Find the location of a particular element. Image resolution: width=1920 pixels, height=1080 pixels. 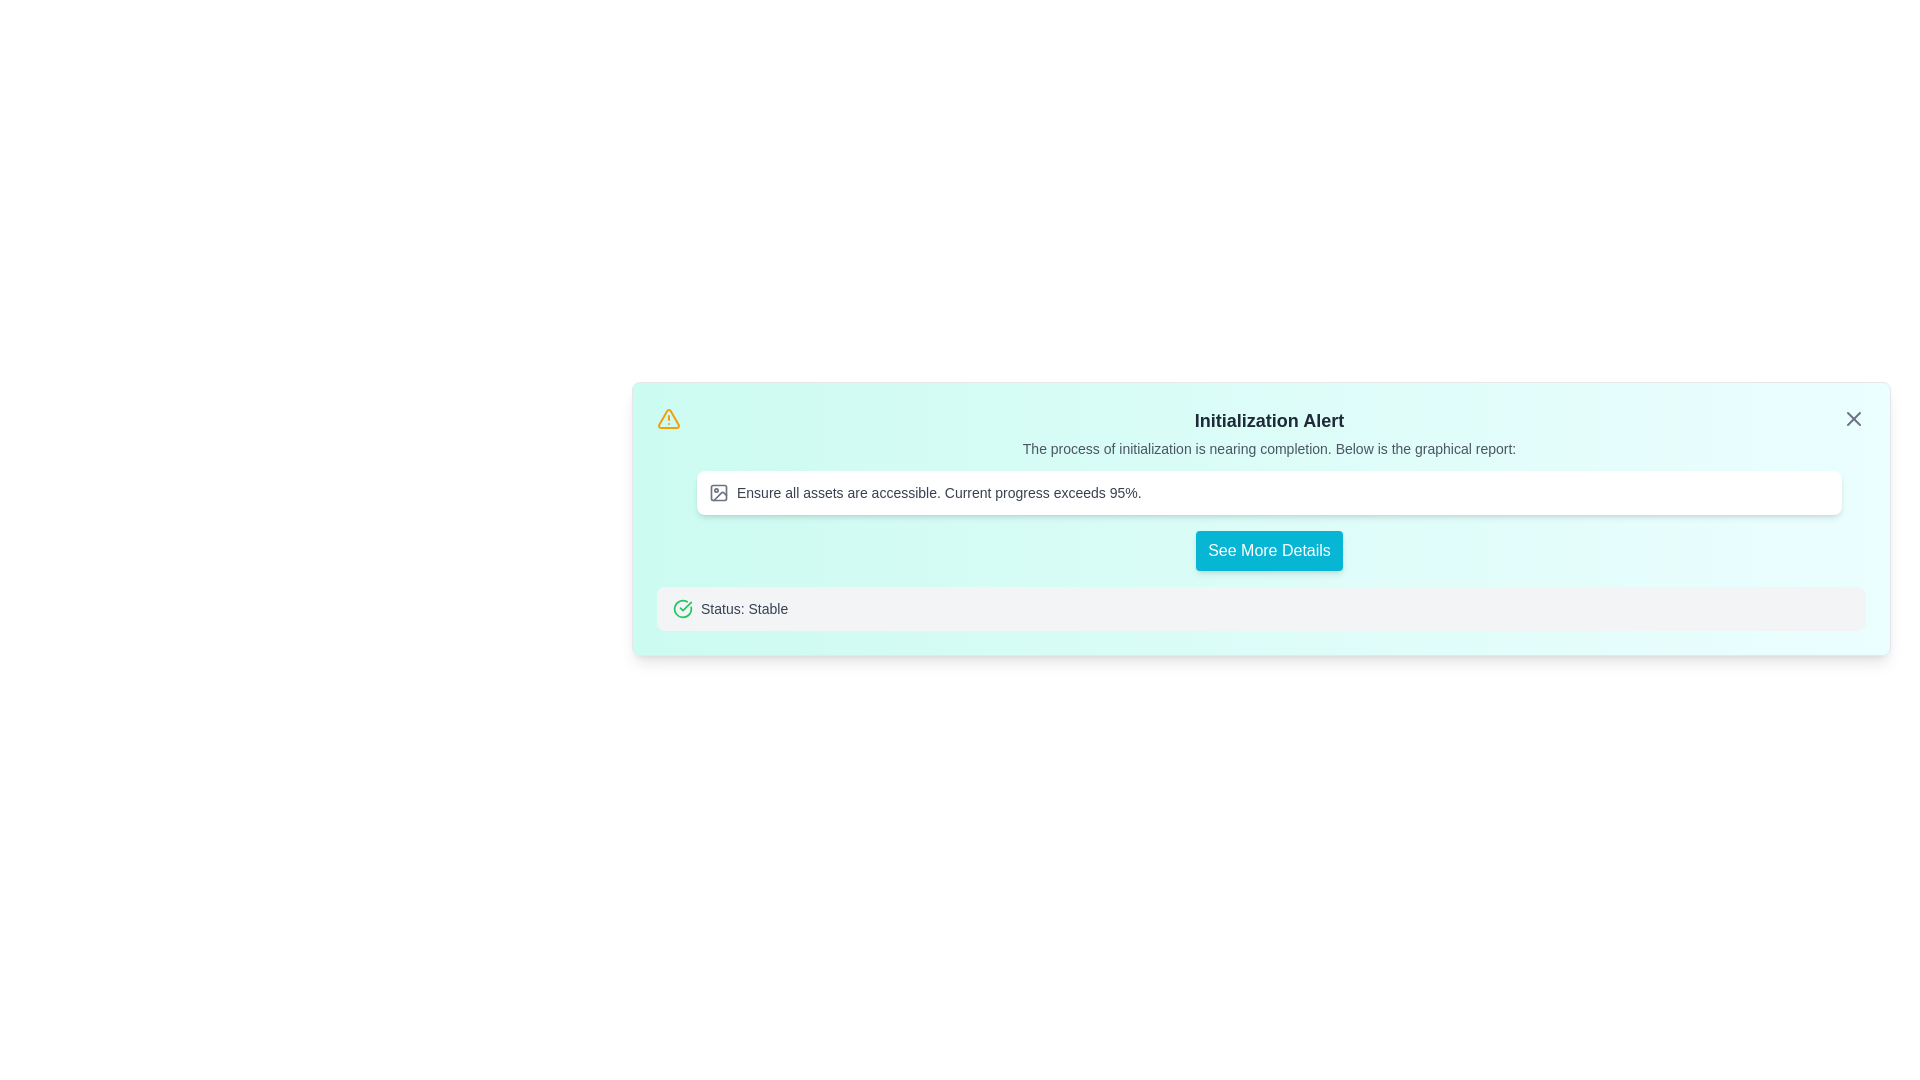

the close button located at the top-right corner of the alert to close it is located at coordinates (1852, 418).